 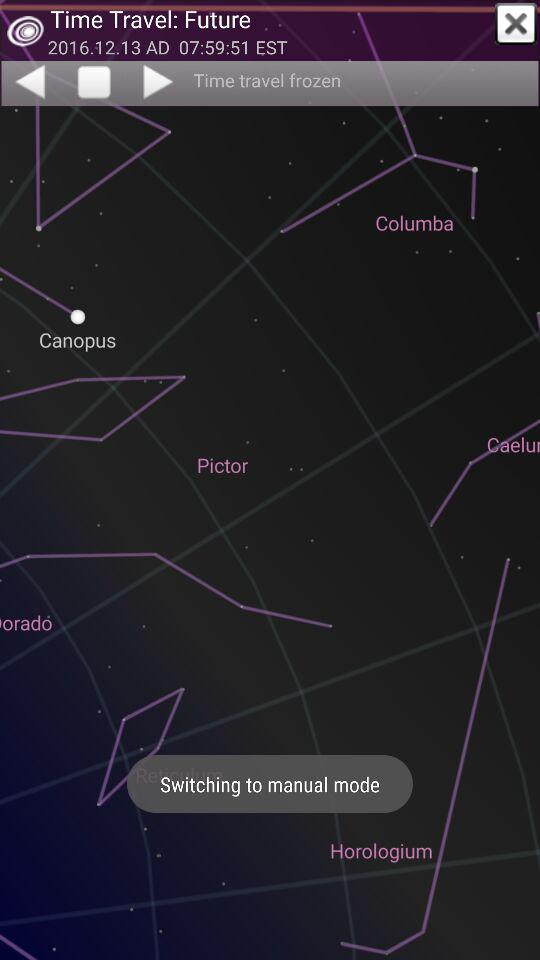 What do you see at coordinates (93, 83) in the screenshot?
I see `stop and on button` at bounding box center [93, 83].